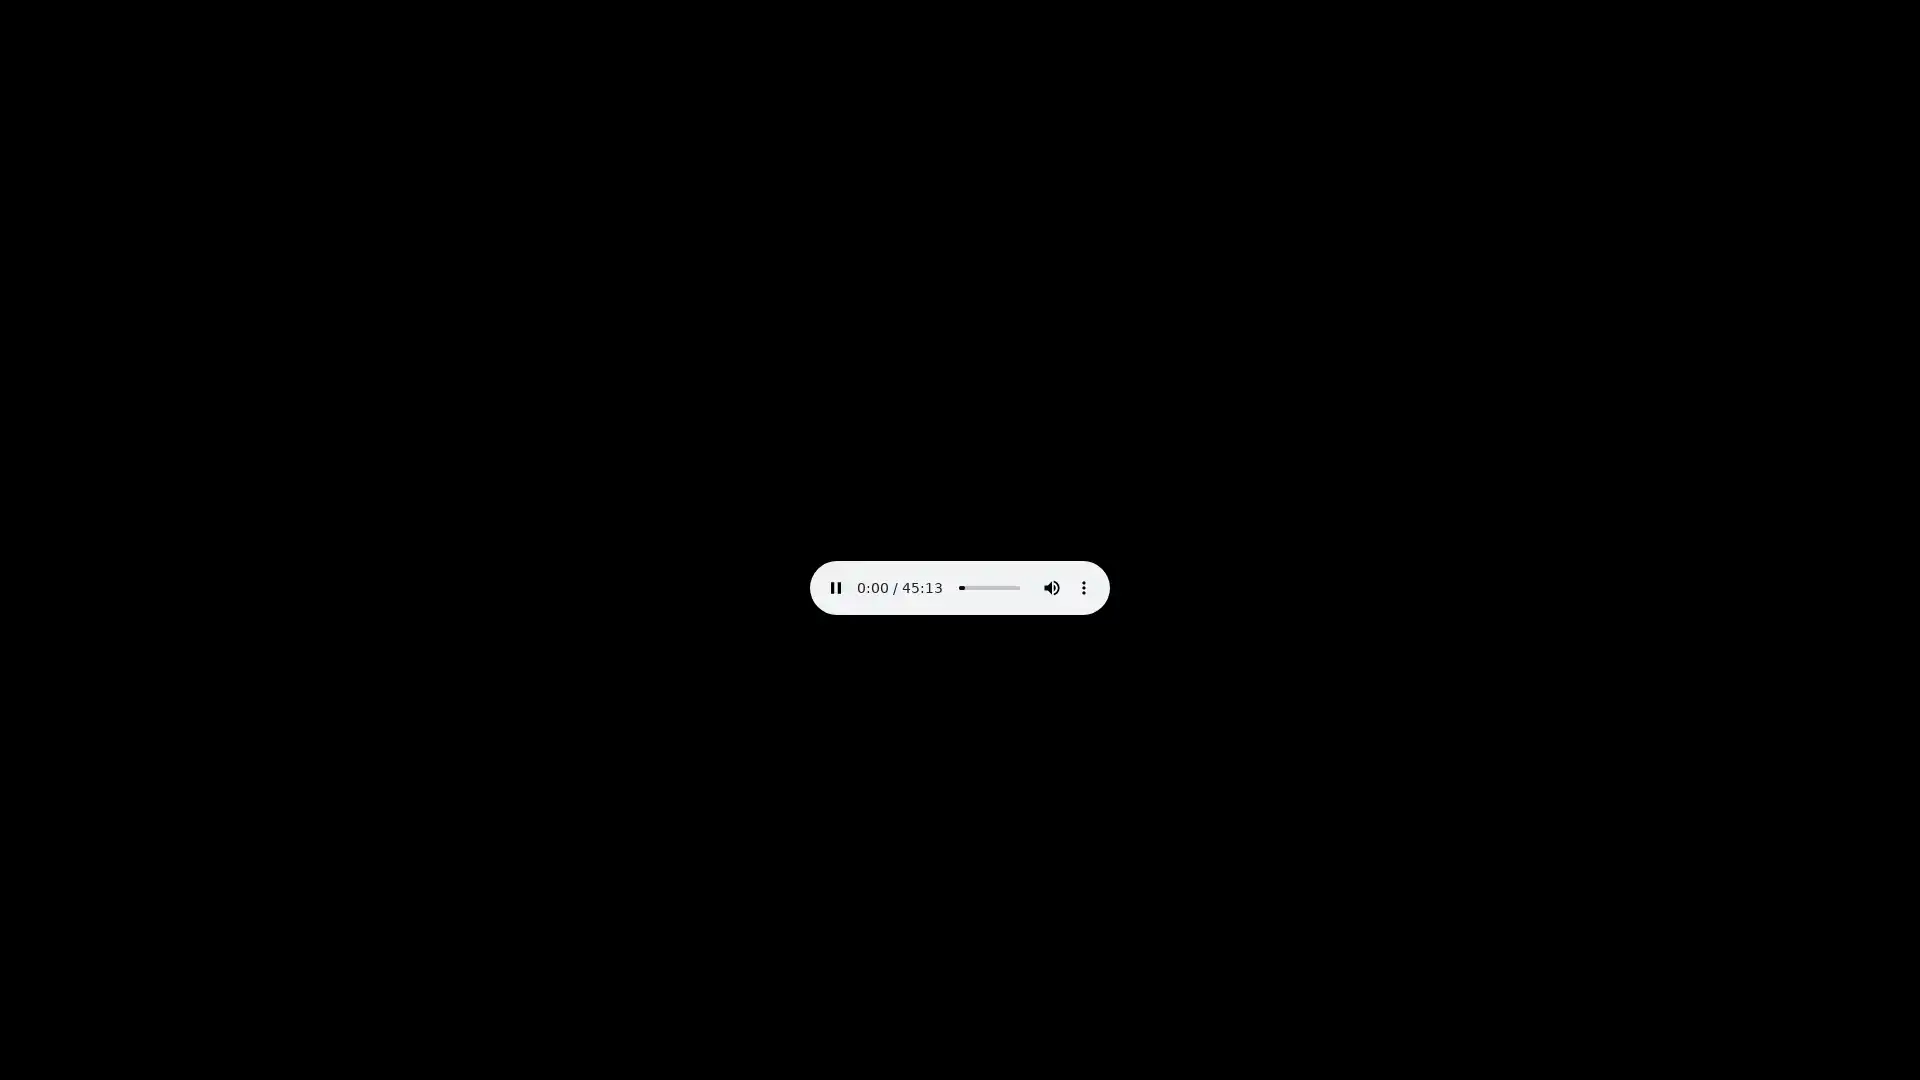  What do you see at coordinates (835, 586) in the screenshot?
I see `pause` at bounding box center [835, 586].